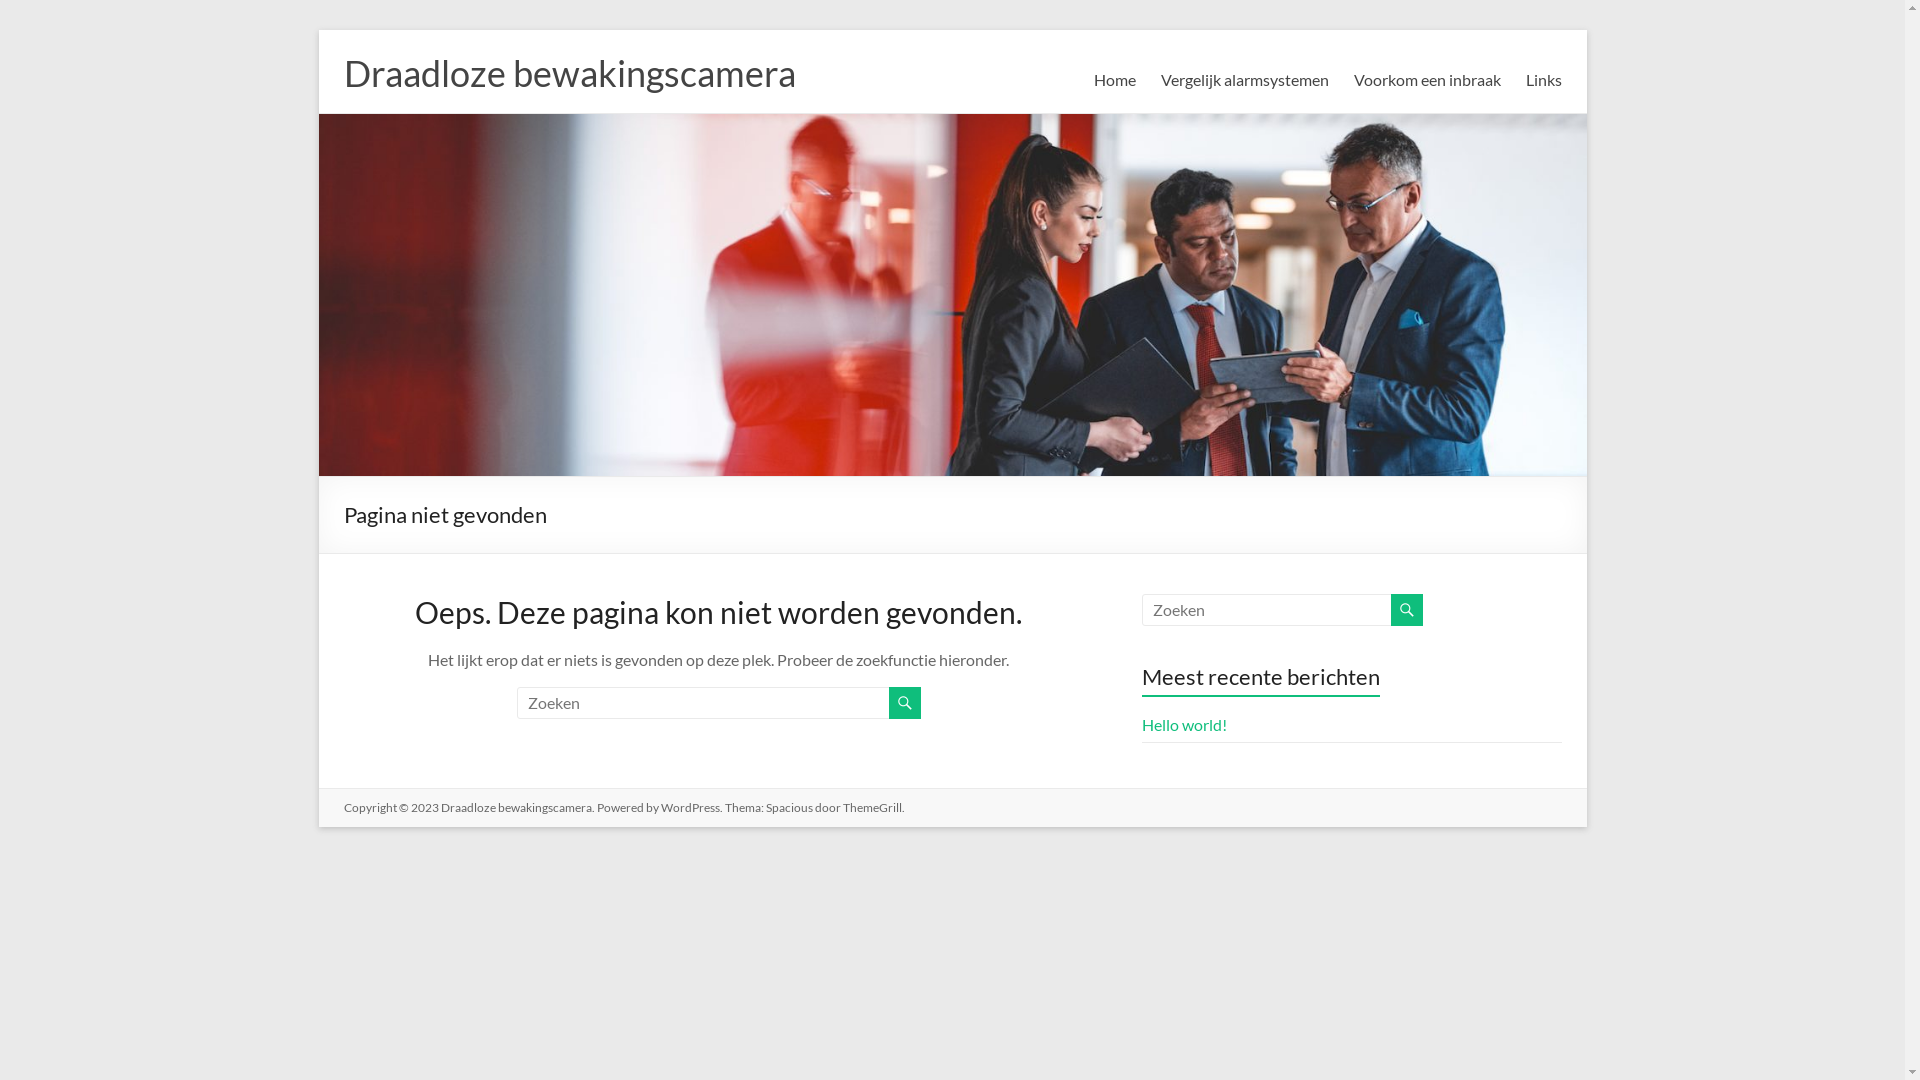  What do you see at coordinates (316, 29) in the screenshot?
I see `'Skip to content'` at bounding box center [316, 29].